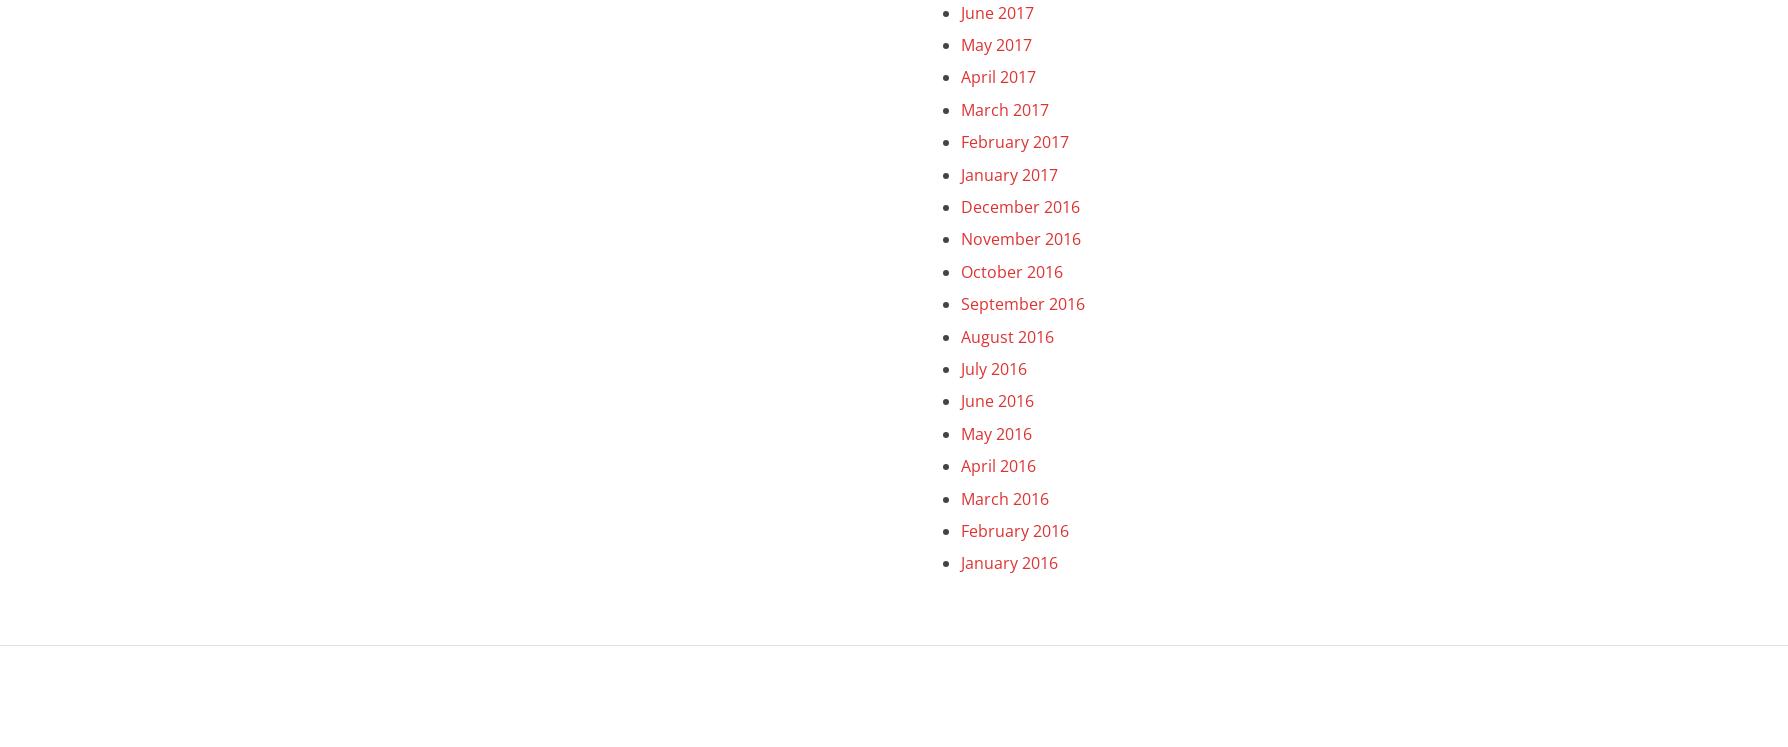 The image size is (1788, 747). What do you see at coordinates (1010, 271) in the screenshot?
I see `'October 2016'` at bounding box center [1010, 271].